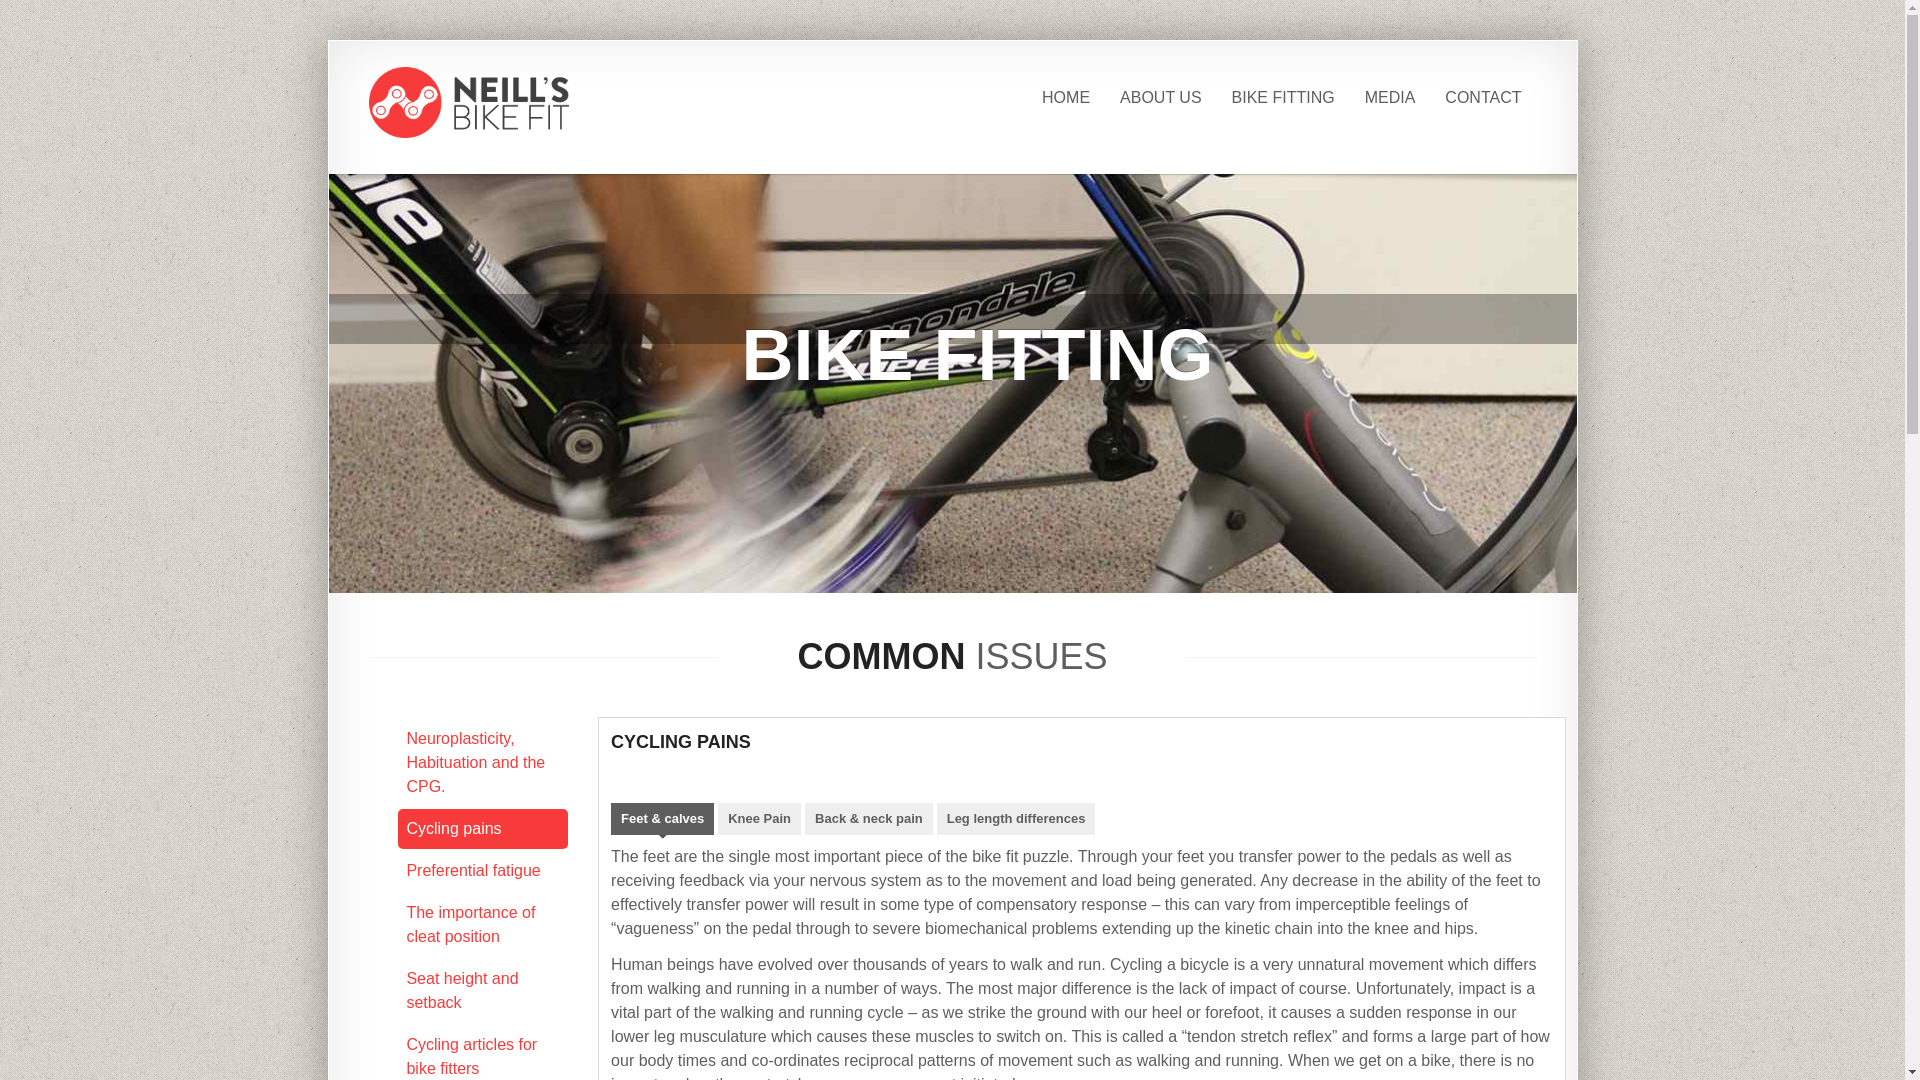  Describe the element at coordinates (469, 924) in the screenshot. I see `'The importance of cleat position'` at that location.